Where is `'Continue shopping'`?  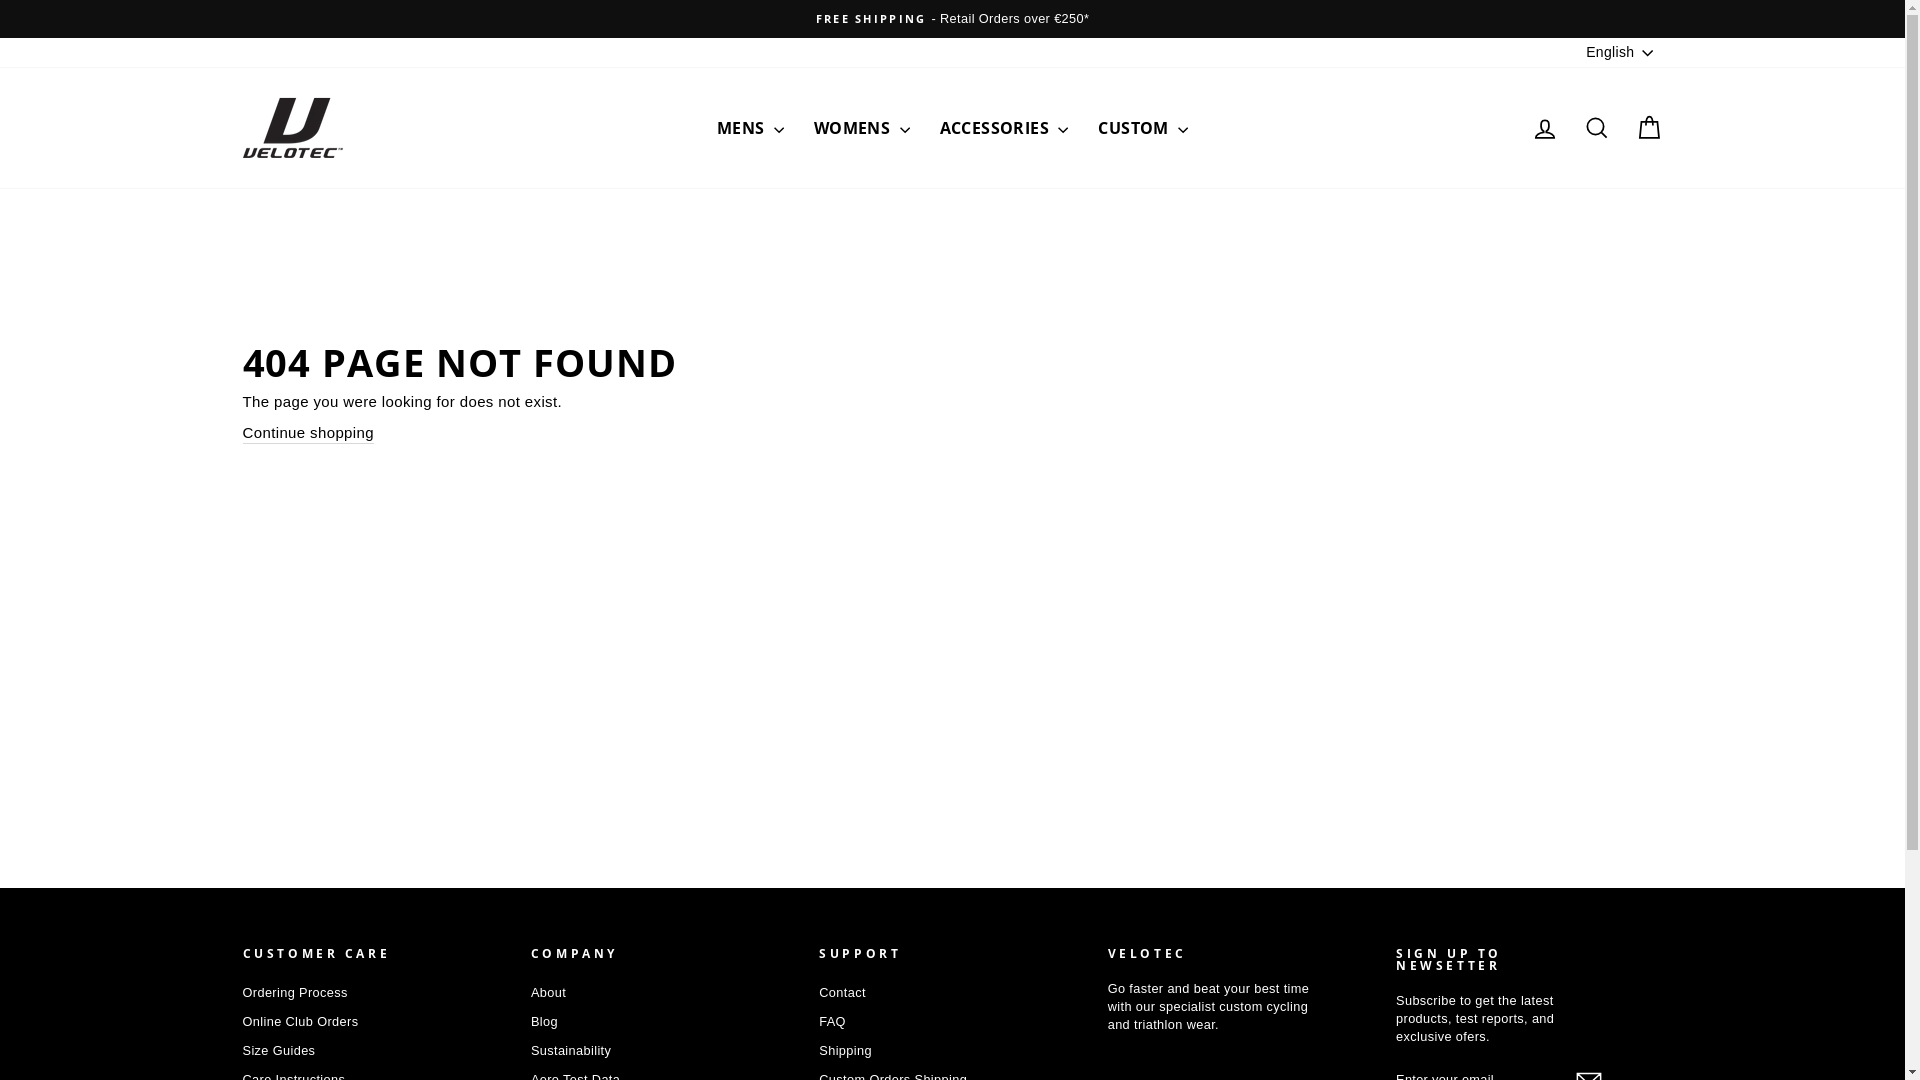 'Continue shopping' is located at coordinates (306, 431).